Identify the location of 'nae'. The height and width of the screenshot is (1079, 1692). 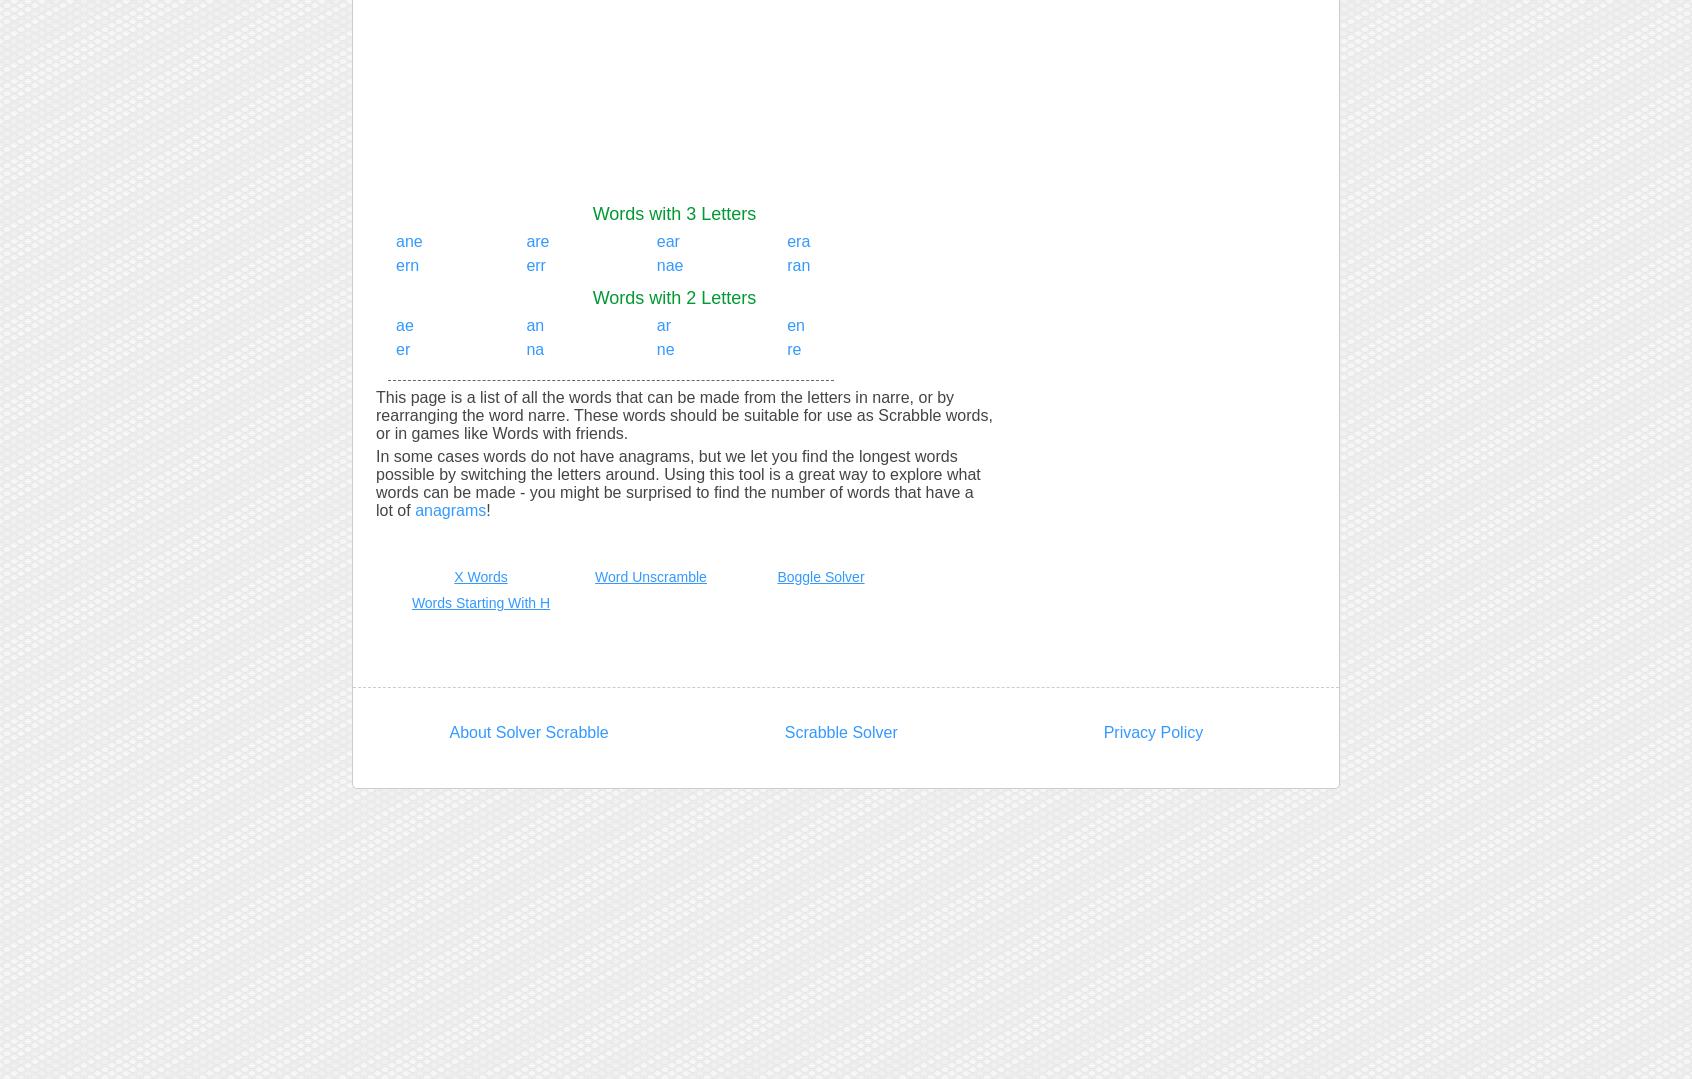
(669, 265).